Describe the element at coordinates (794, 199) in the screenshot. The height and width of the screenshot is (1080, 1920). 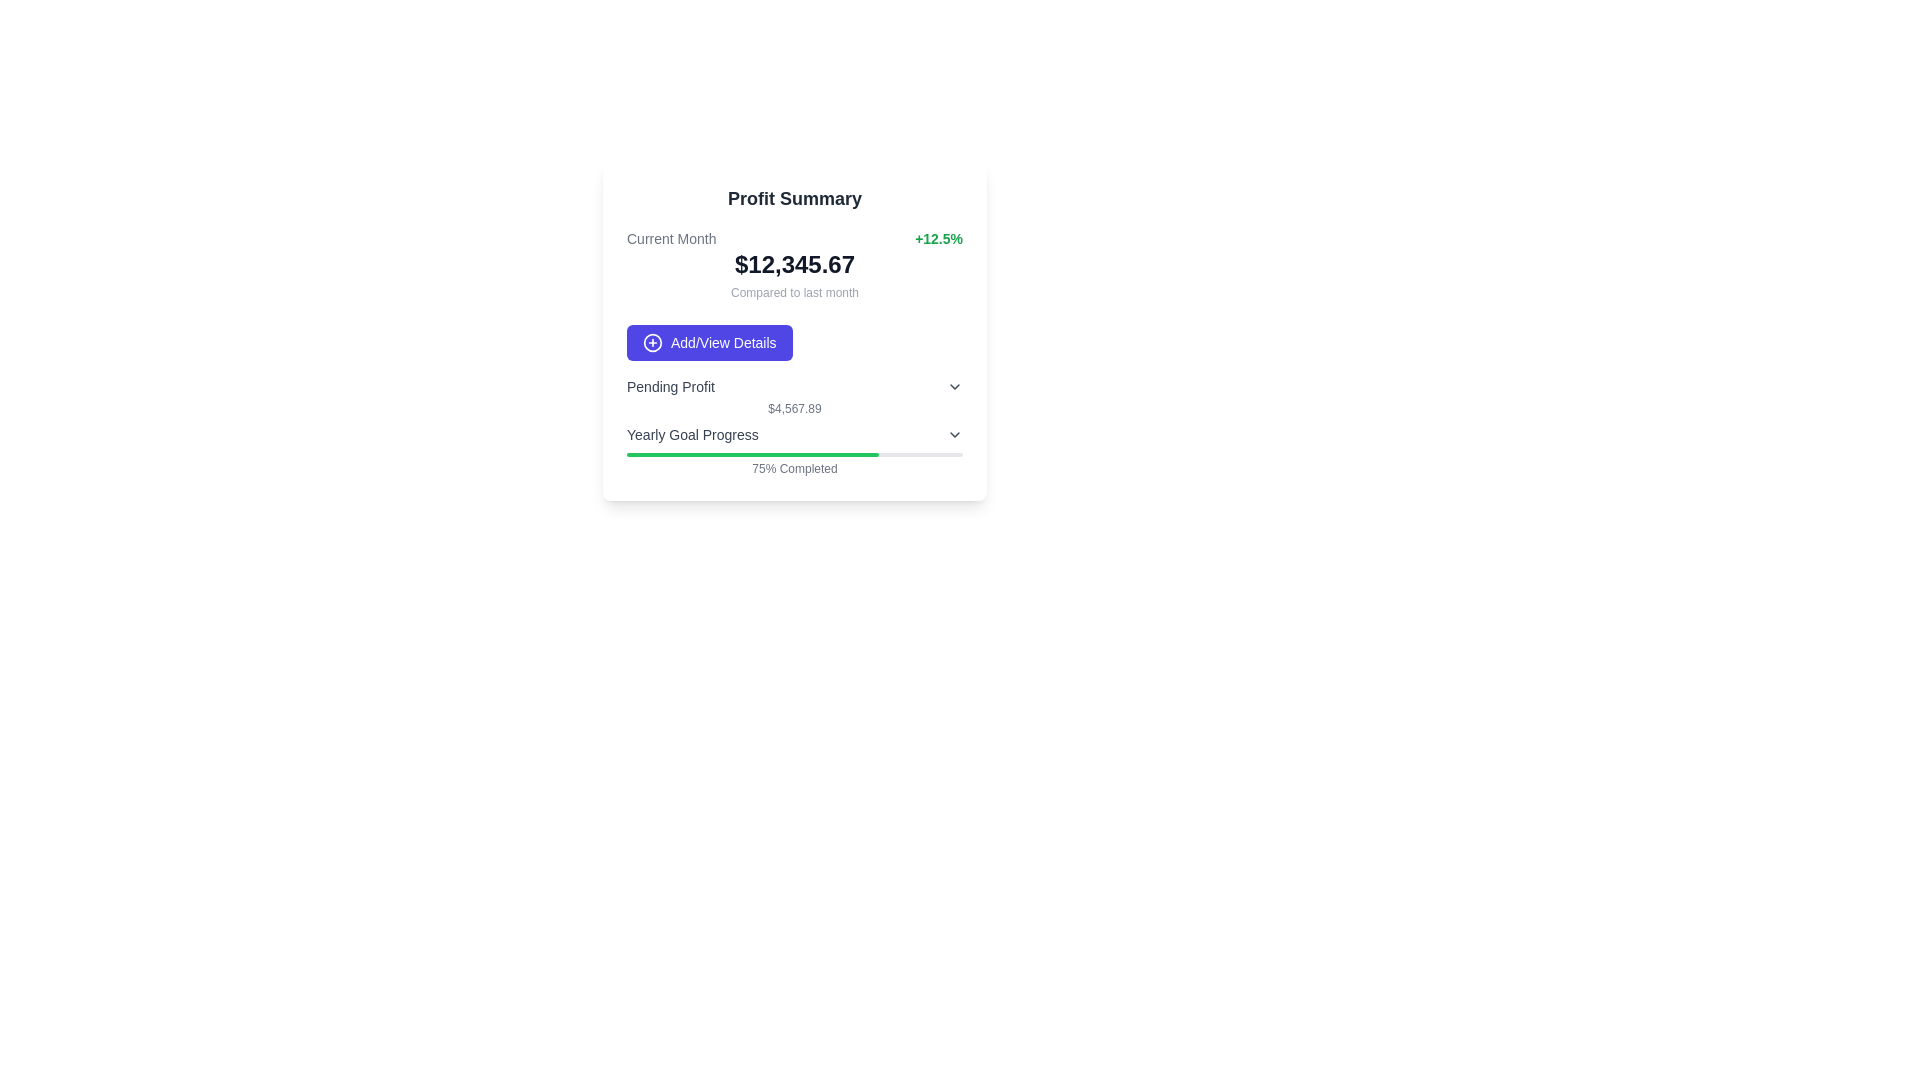
I see `heading text 'Profit Summary' which is styled in bold and dark gray, located at the top of a white card interface with rounded corners` at that location.